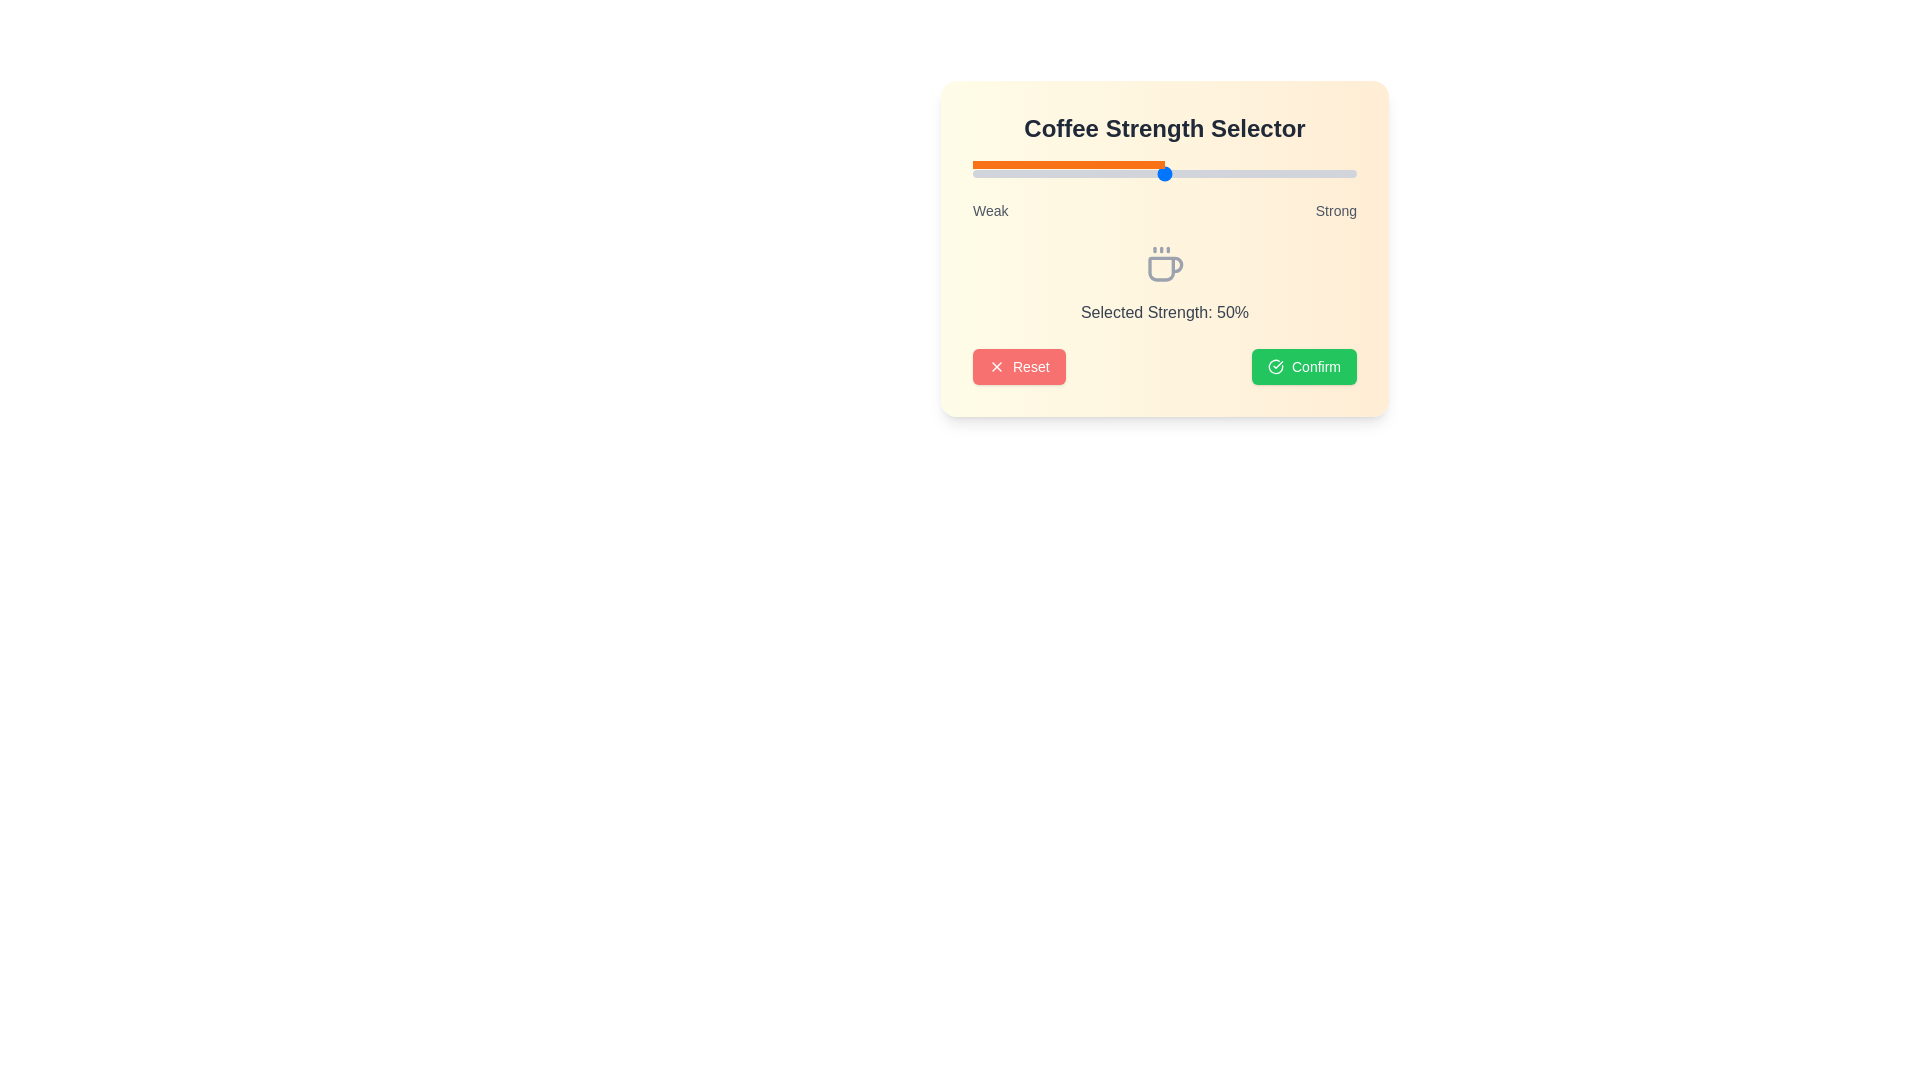  Describe the element at coordinates (1165, 172) in the screenshot. I see `the thumb control of the Range slider in the 'Coffee Strength Selector' interface` at that location.